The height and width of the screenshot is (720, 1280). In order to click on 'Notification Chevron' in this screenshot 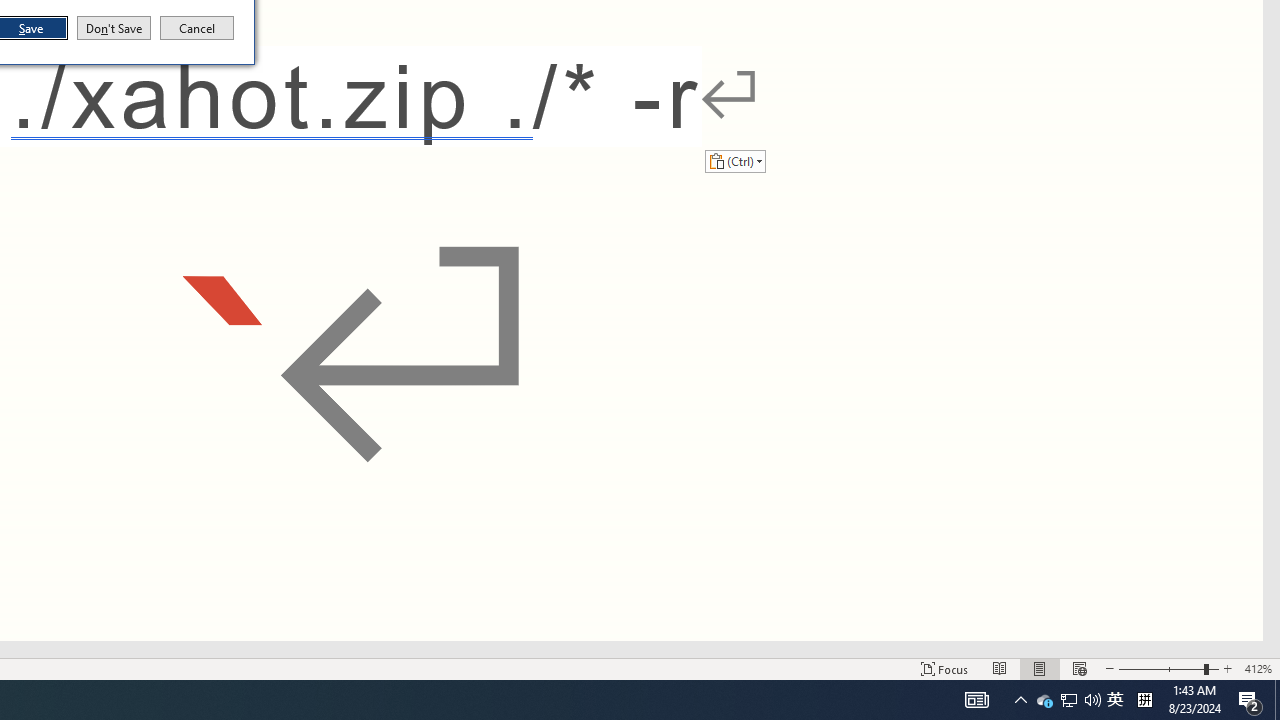, I will do `click(1020, 698)`.